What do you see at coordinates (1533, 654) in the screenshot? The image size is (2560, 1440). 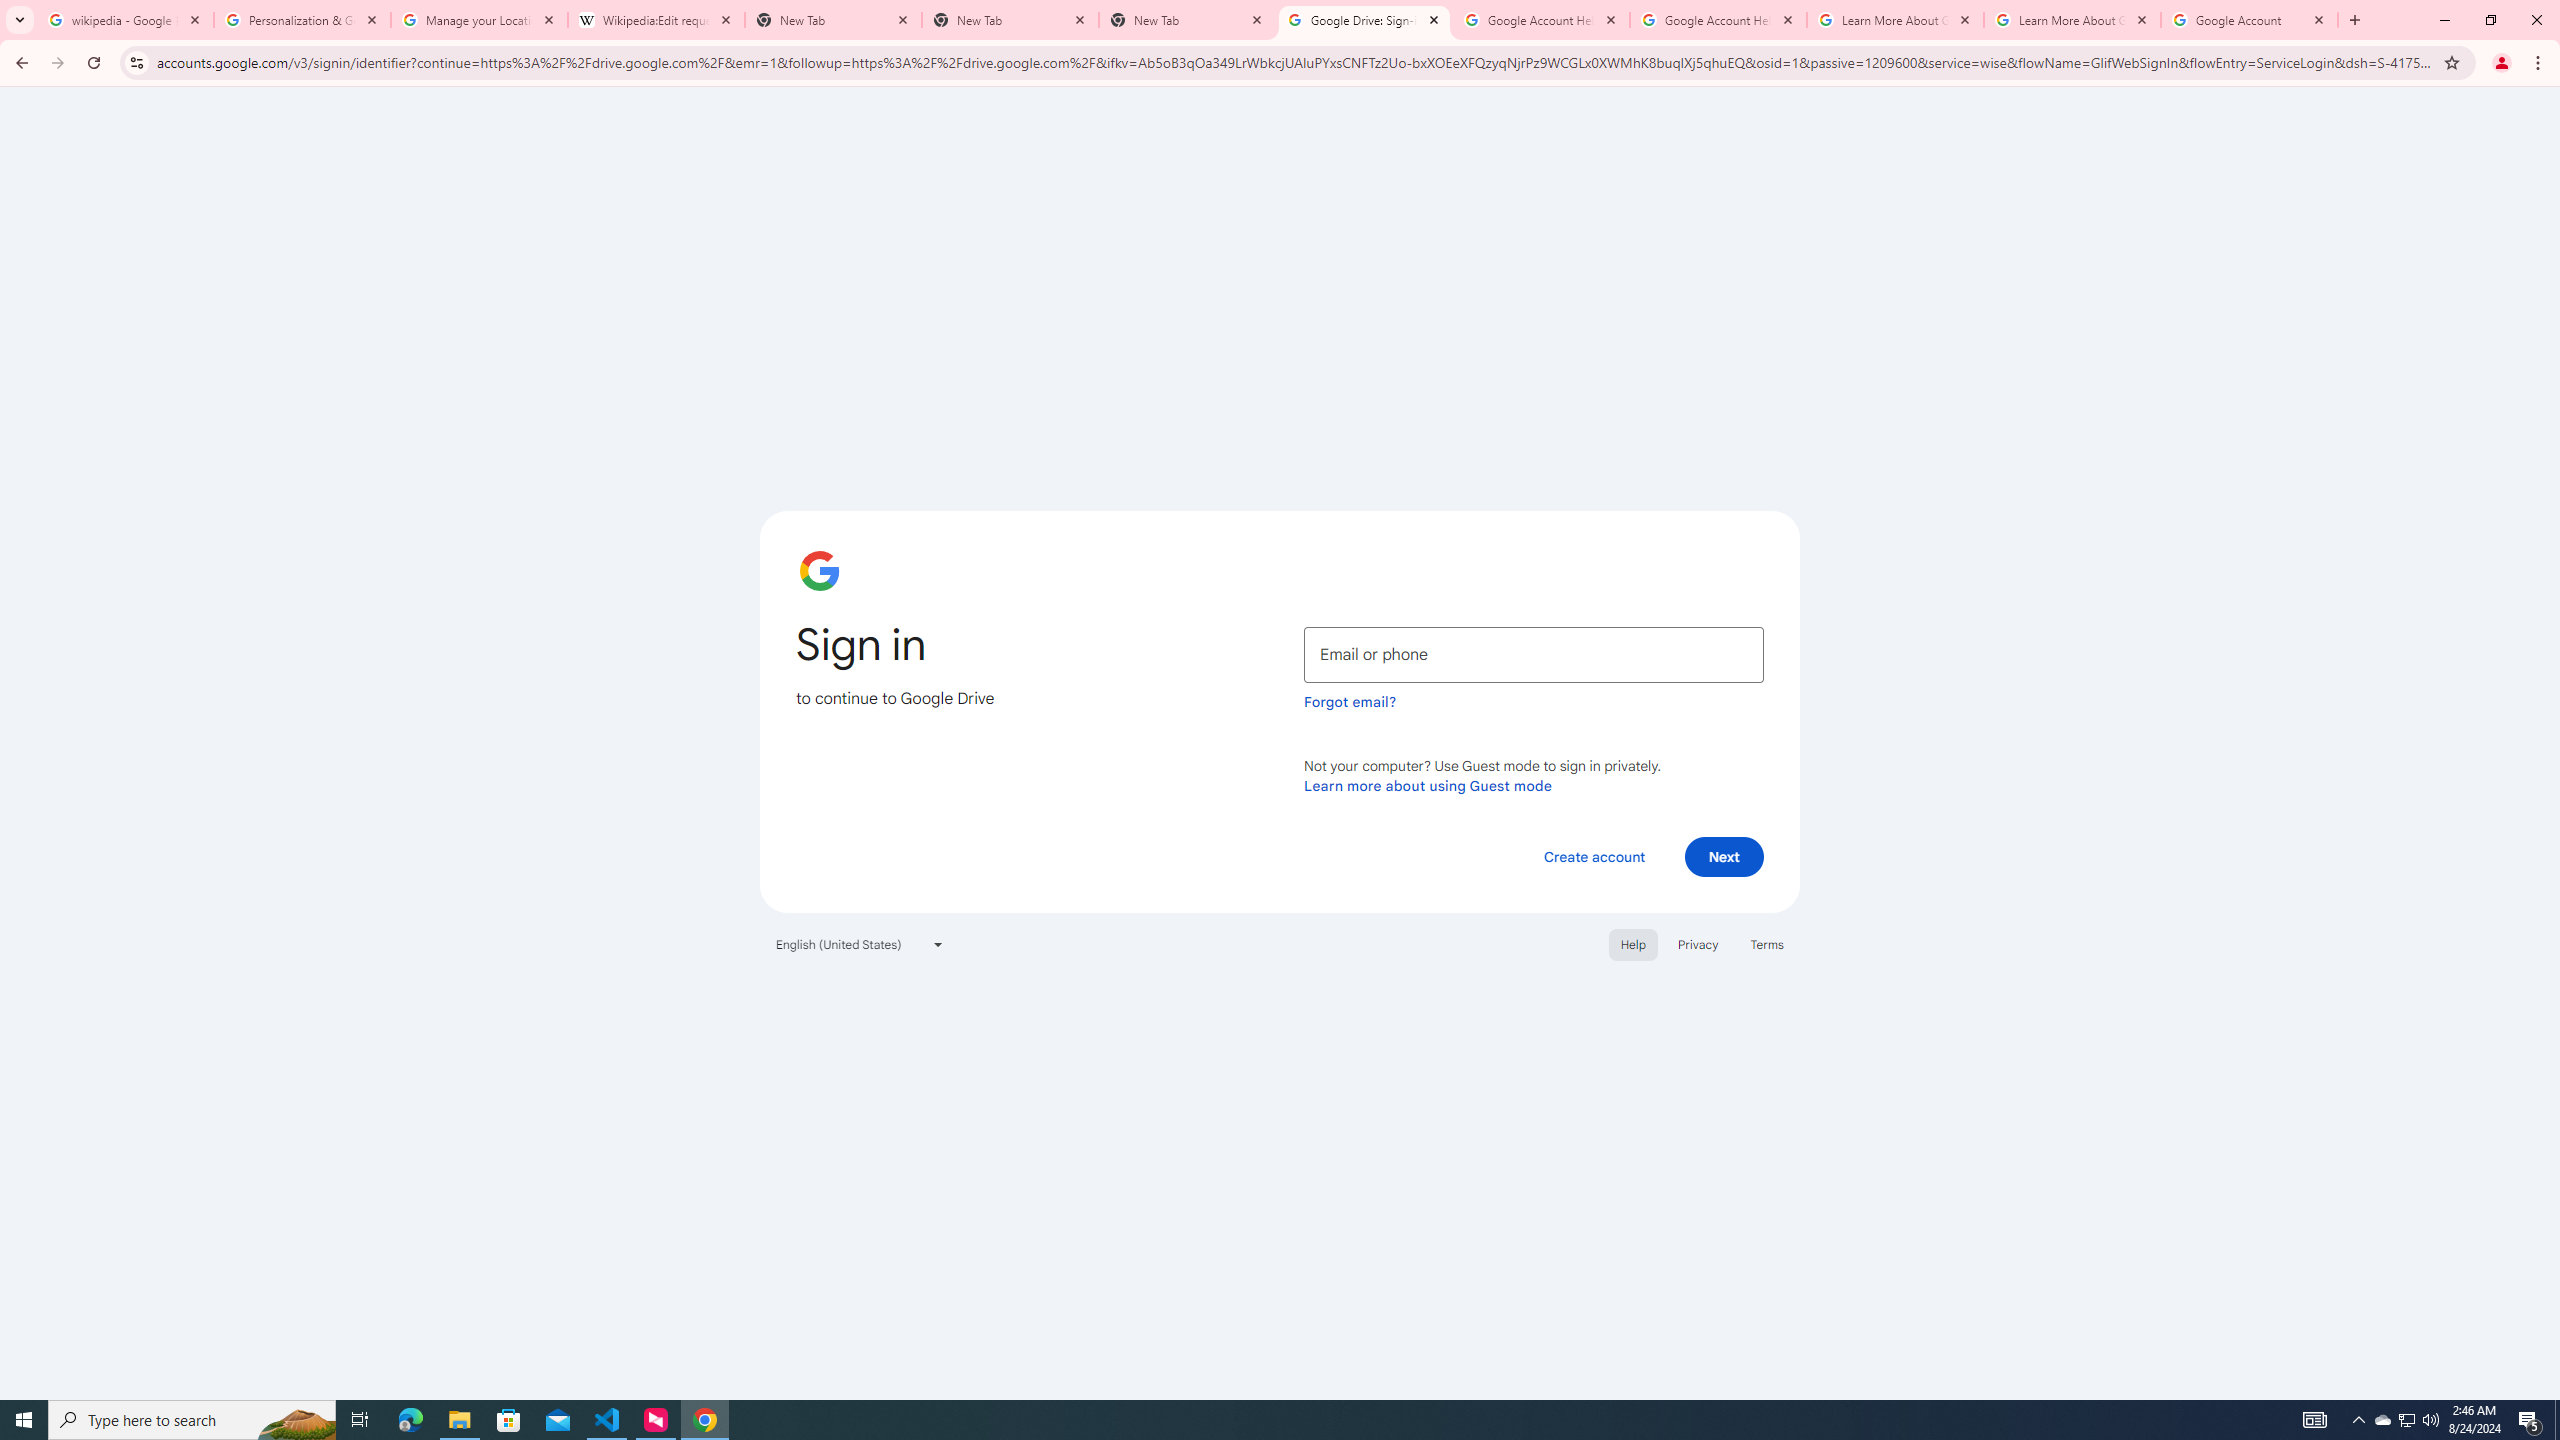 I see `'Email or phone'` at bounding box center [1533, 654].